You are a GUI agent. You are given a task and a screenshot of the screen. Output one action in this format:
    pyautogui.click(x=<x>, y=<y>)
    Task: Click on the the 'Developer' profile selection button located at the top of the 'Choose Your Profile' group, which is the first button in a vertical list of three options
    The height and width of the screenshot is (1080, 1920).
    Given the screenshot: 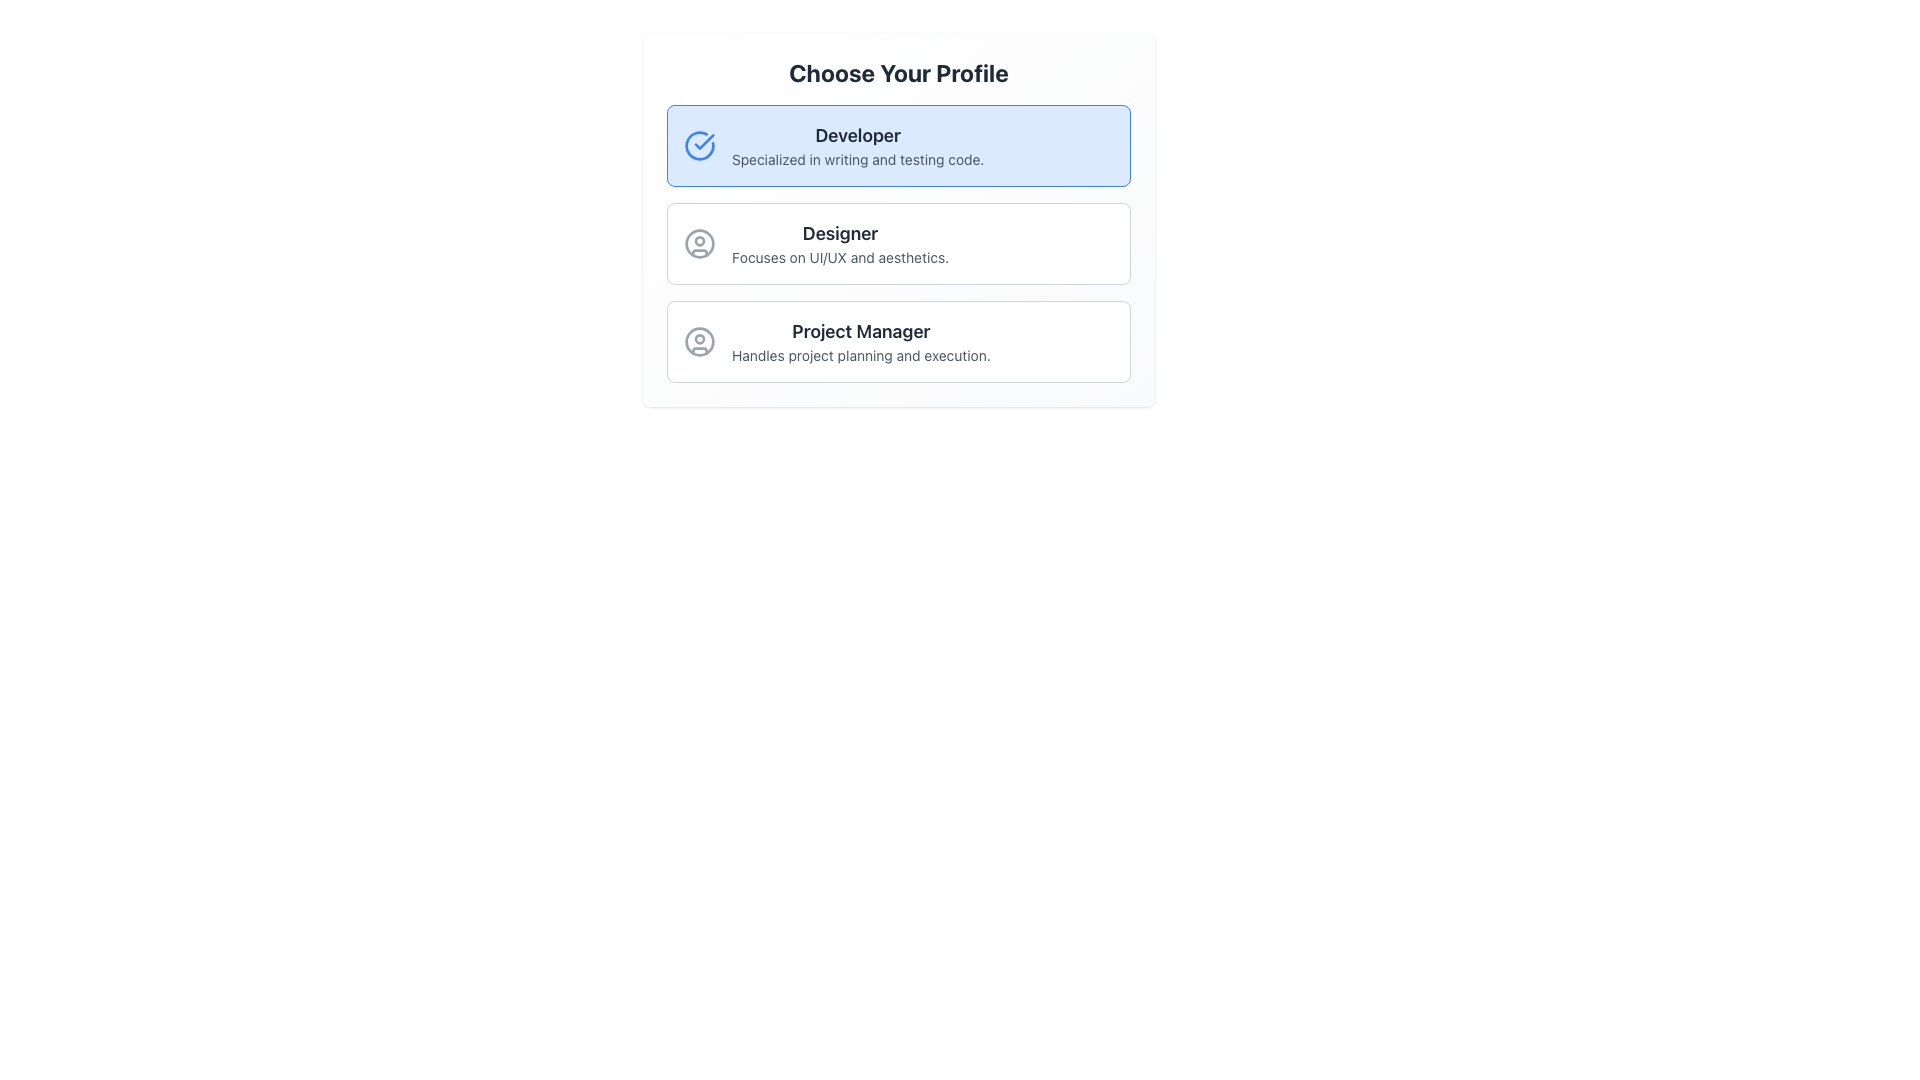 What is the action you would take?
    pyautogui.click(x=897, y=145)
    